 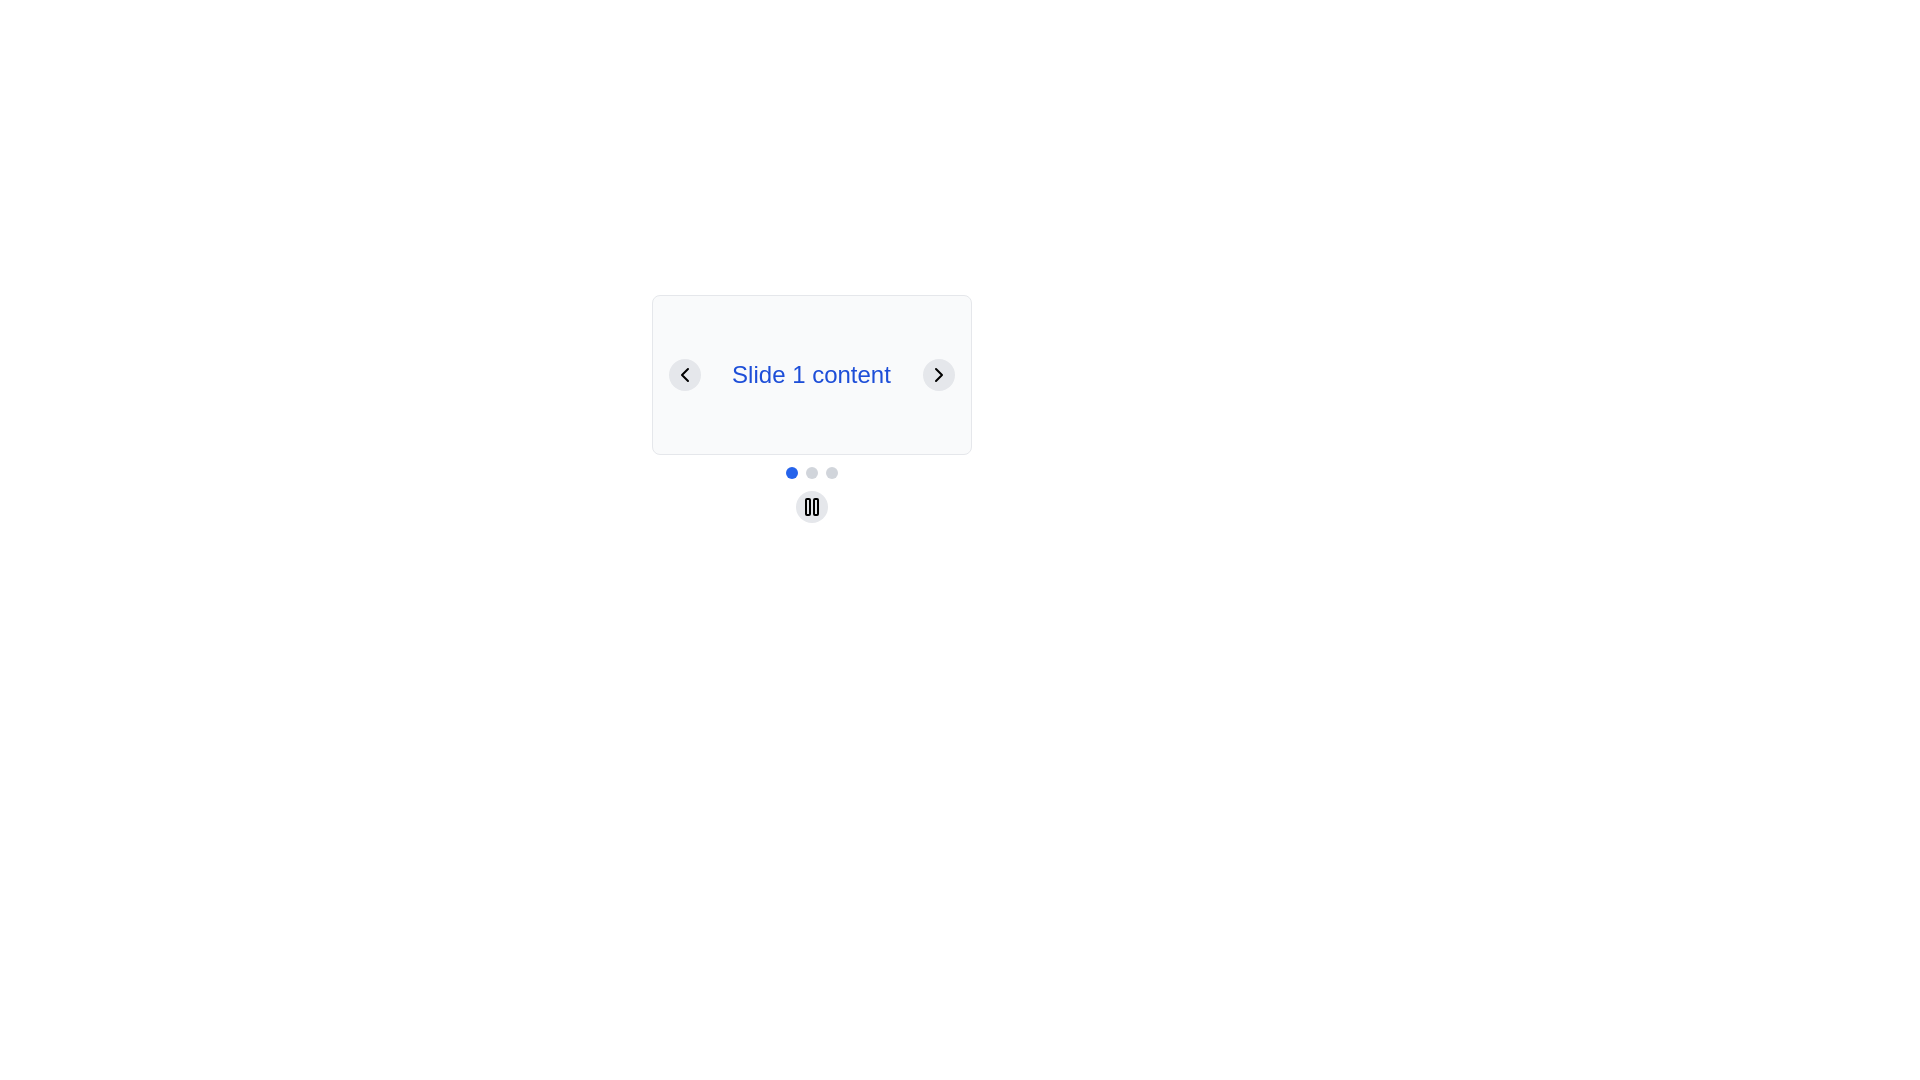 What do you see at coordinates (811, 473) in the screenshot?
I see `the second carousel indicator` at bounding box center [811, 473].